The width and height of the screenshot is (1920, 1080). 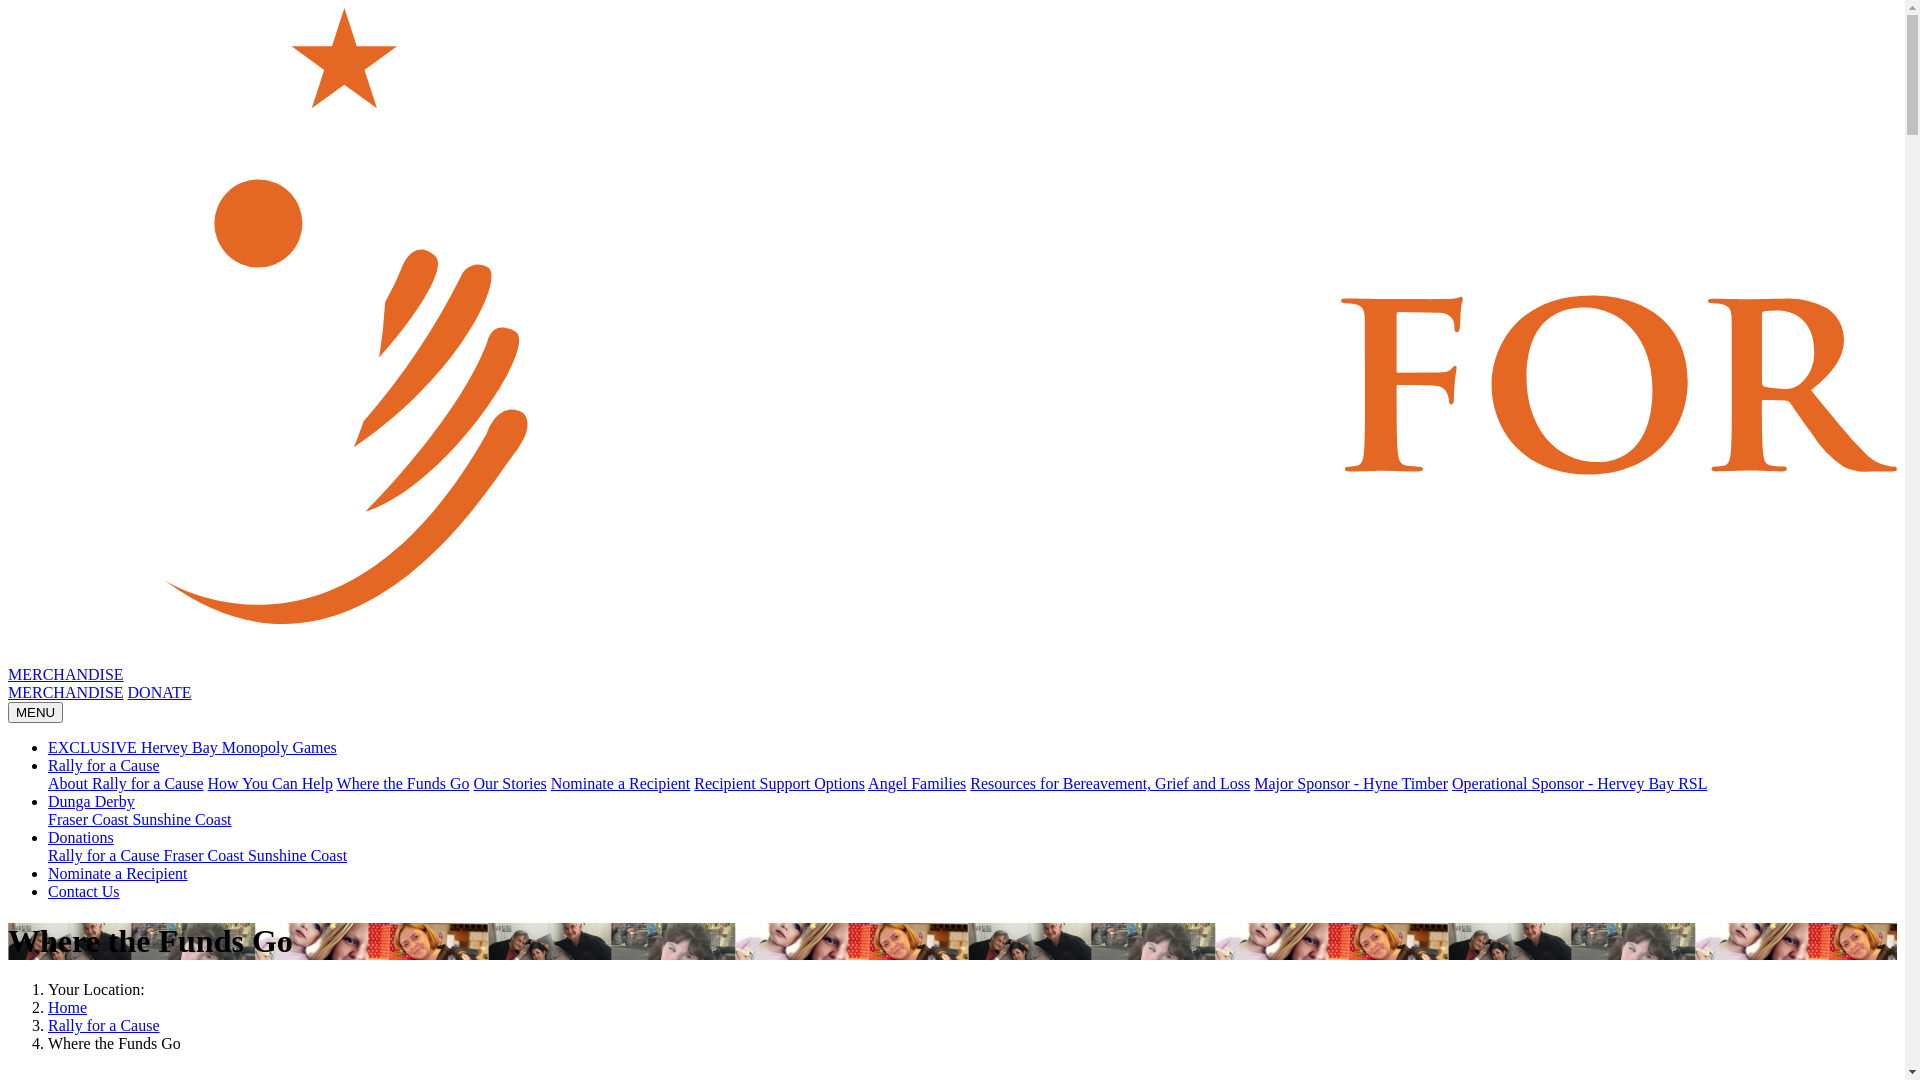 I want to click on 'Sunshine Coast', so click(x=296, y=855).